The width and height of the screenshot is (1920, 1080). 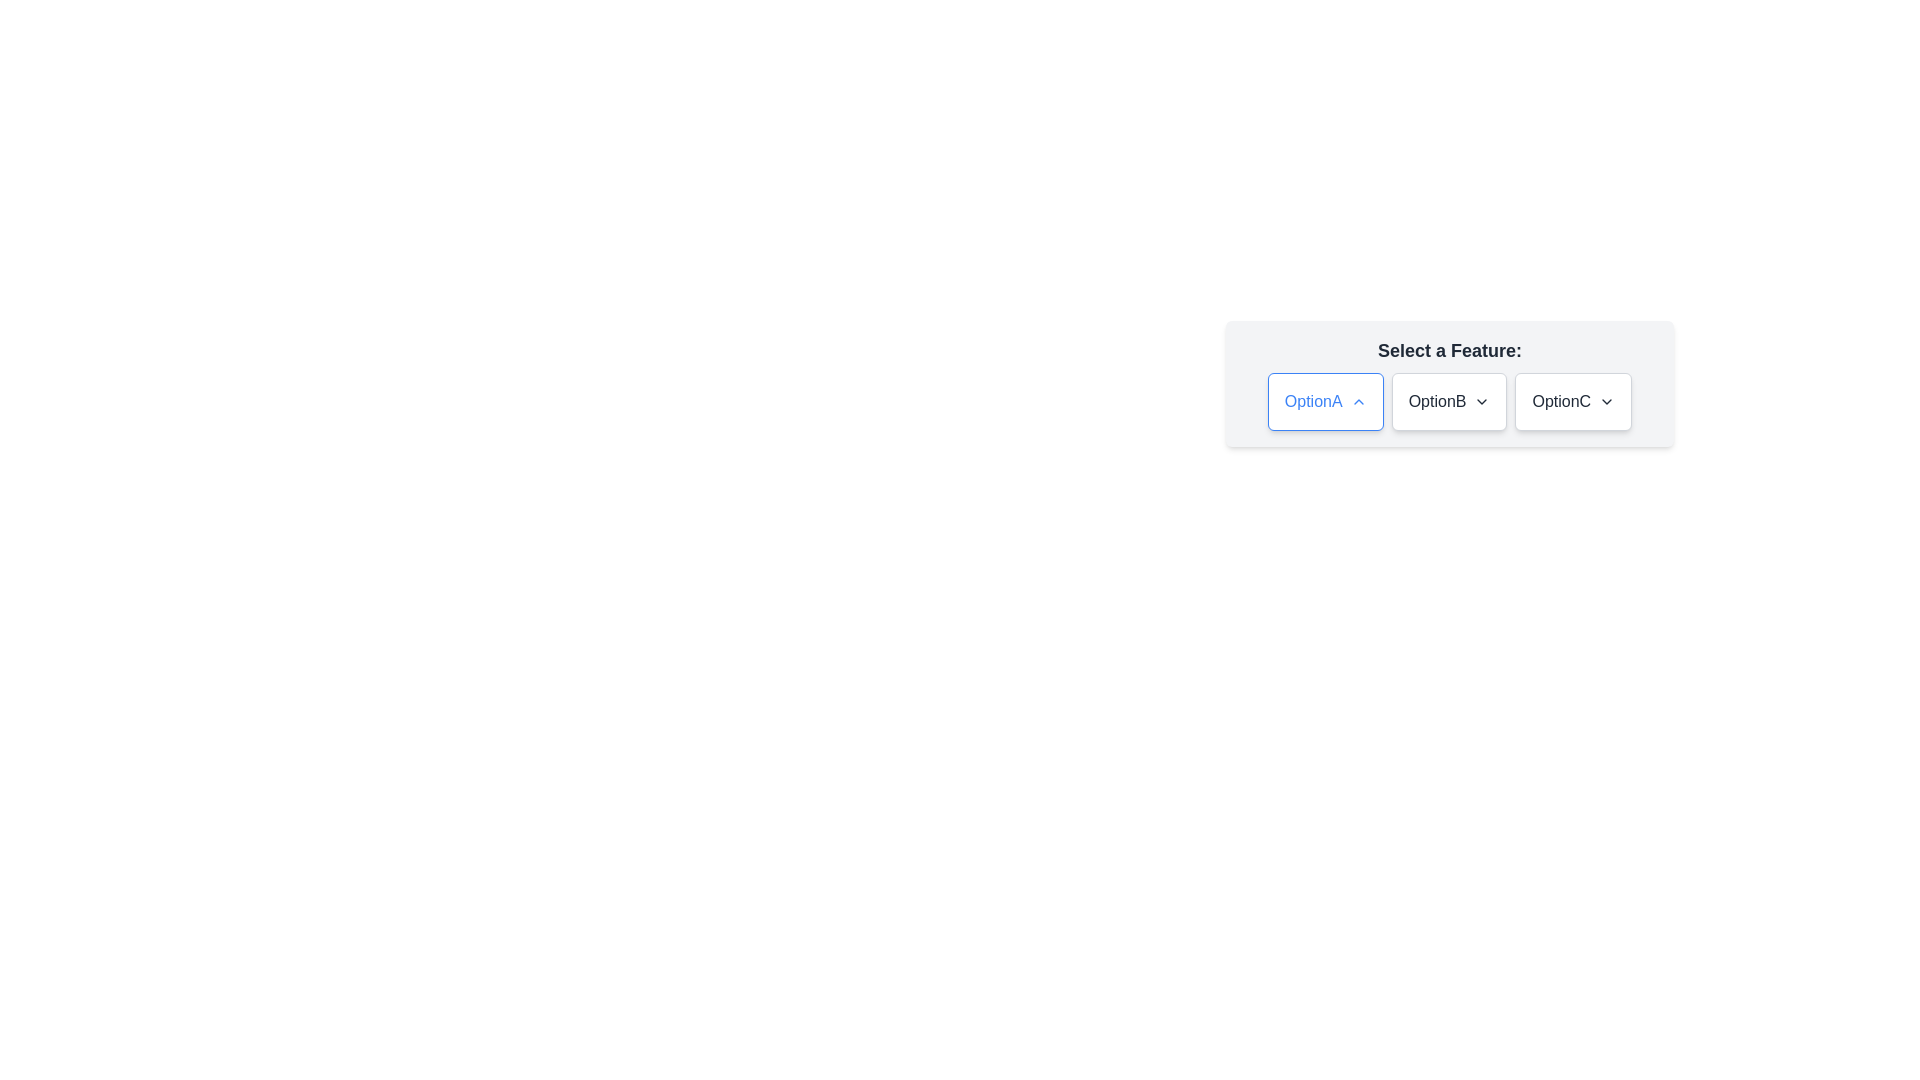 What do you see at coordinates (1572, 401) in the screenshot?
I see `the button labeled 'OptionC' with a white background, rounded corners, and a gray border` at bounding box center [1572, 401].